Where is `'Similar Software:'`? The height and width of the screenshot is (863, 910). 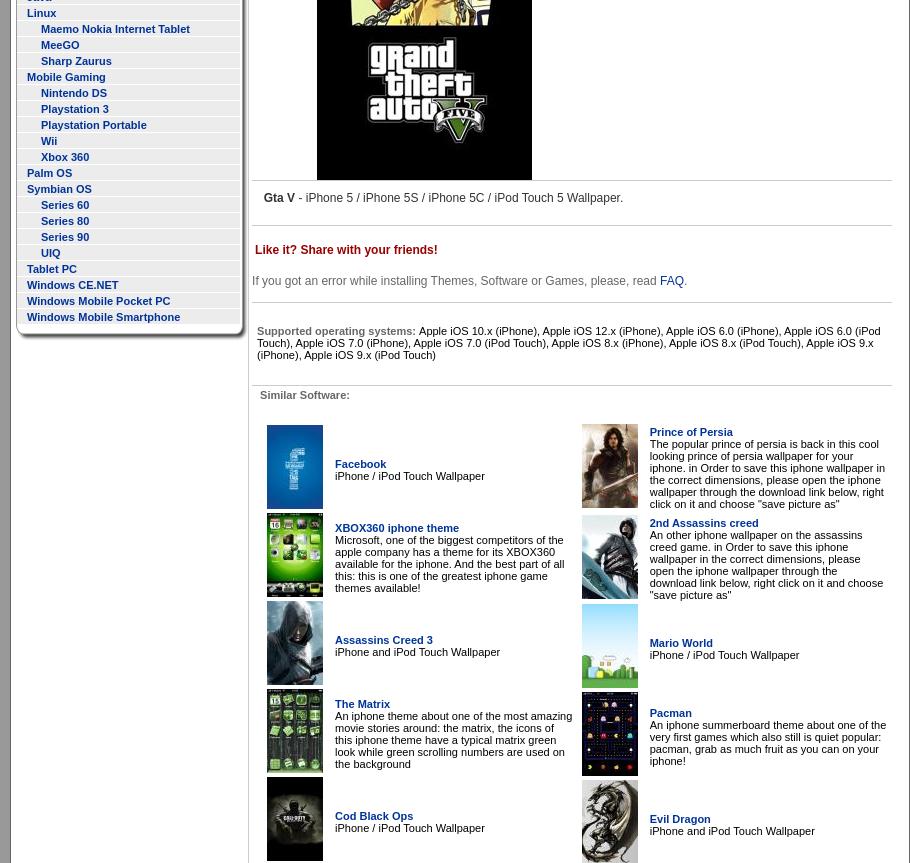
'Similar Software:' is located at coordinates (259, 394).